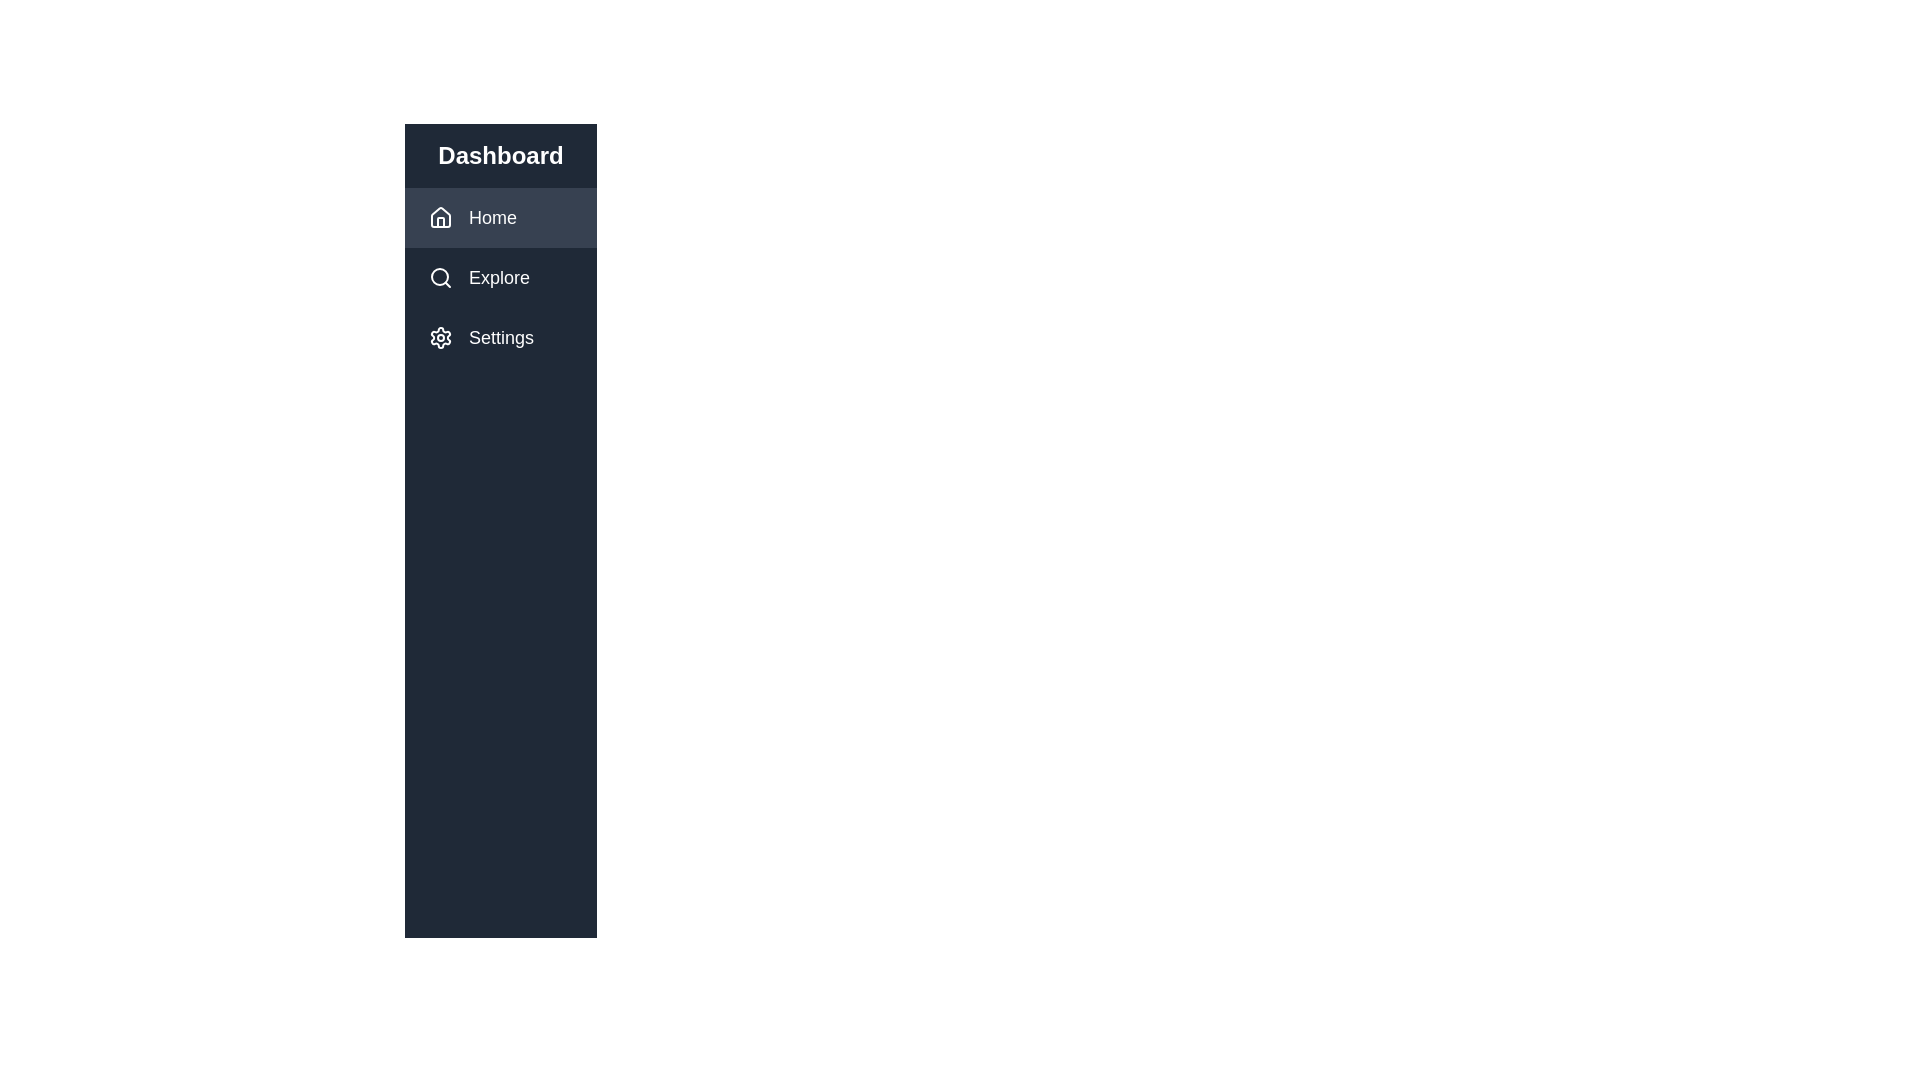  Describe the element at coordinates (448, 277) in the screenshot. I see `the Magnifying Glass icon located to the left of the 'Explore' text in the left vertical navigation menu` at that location.